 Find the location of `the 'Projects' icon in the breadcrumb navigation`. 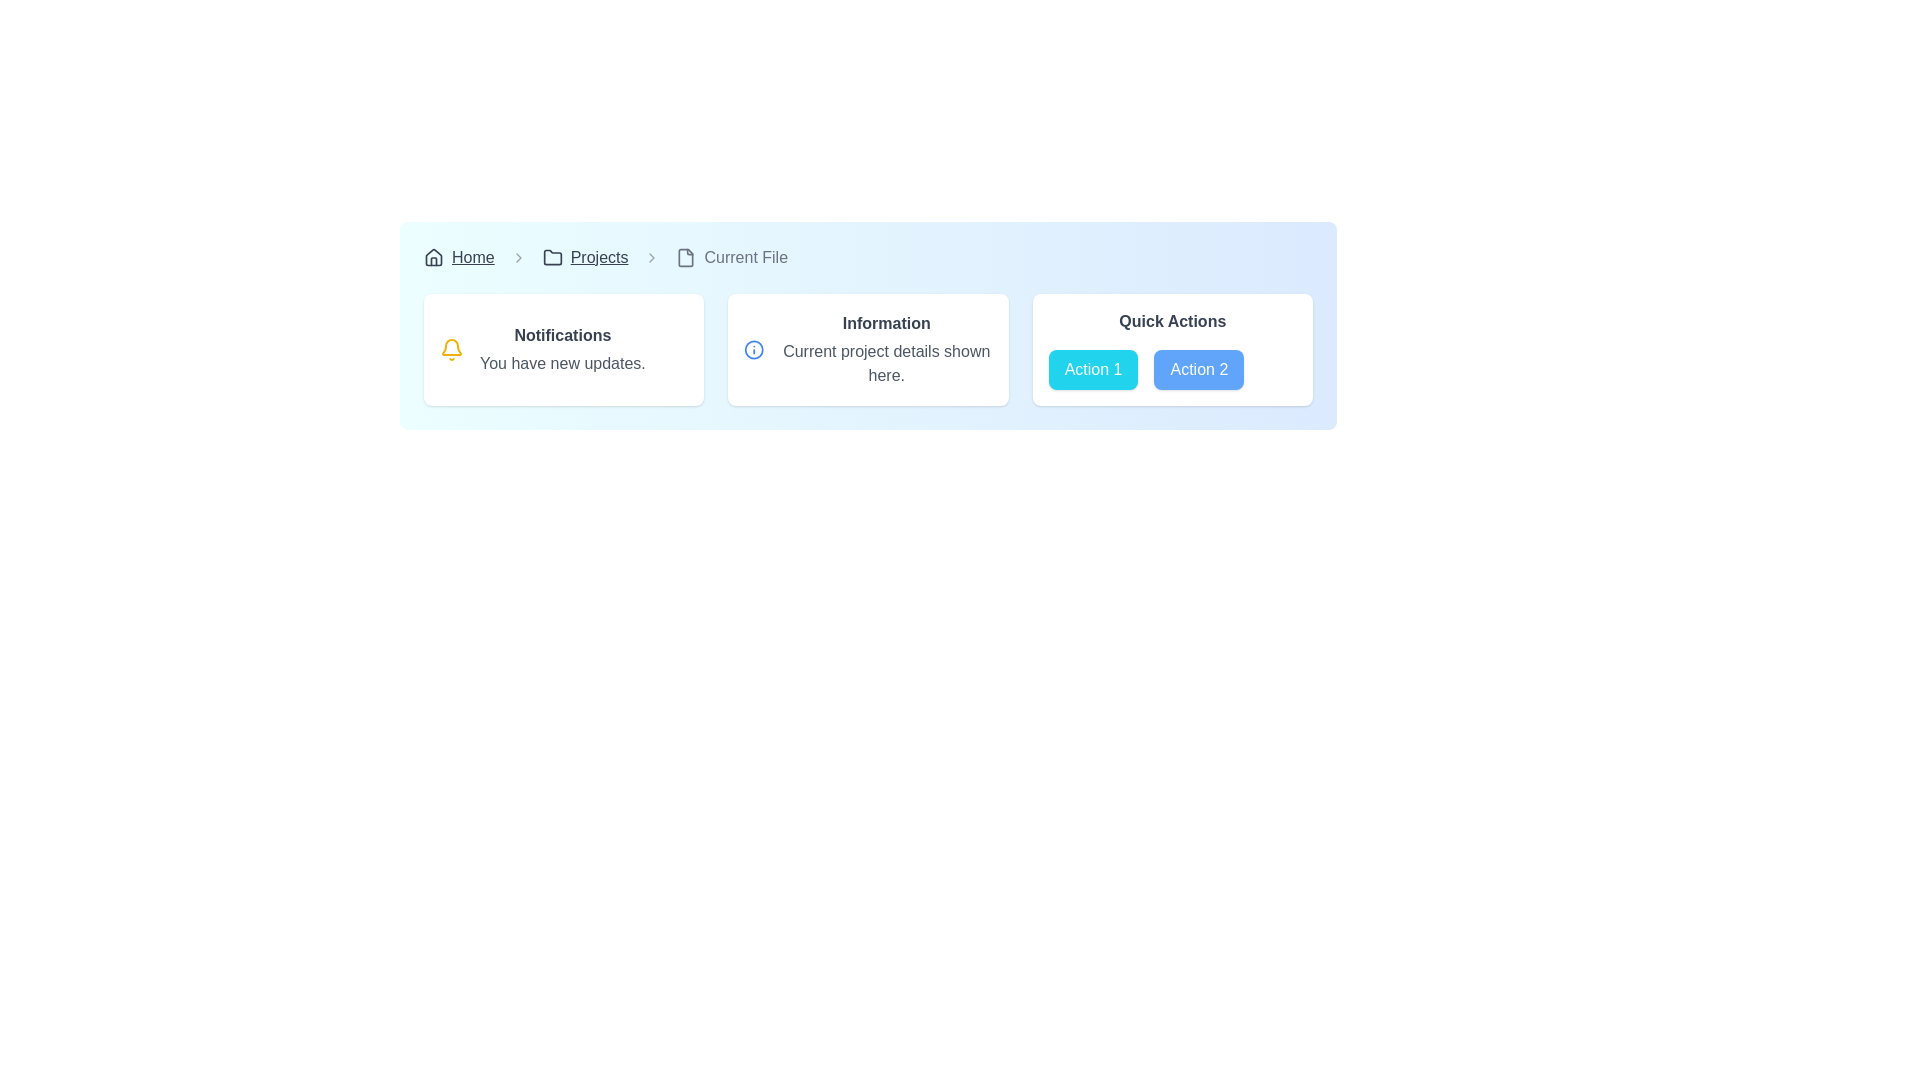

the 'Projects' icon in the breadcrumb navigation is located at coordinates (552, 256).